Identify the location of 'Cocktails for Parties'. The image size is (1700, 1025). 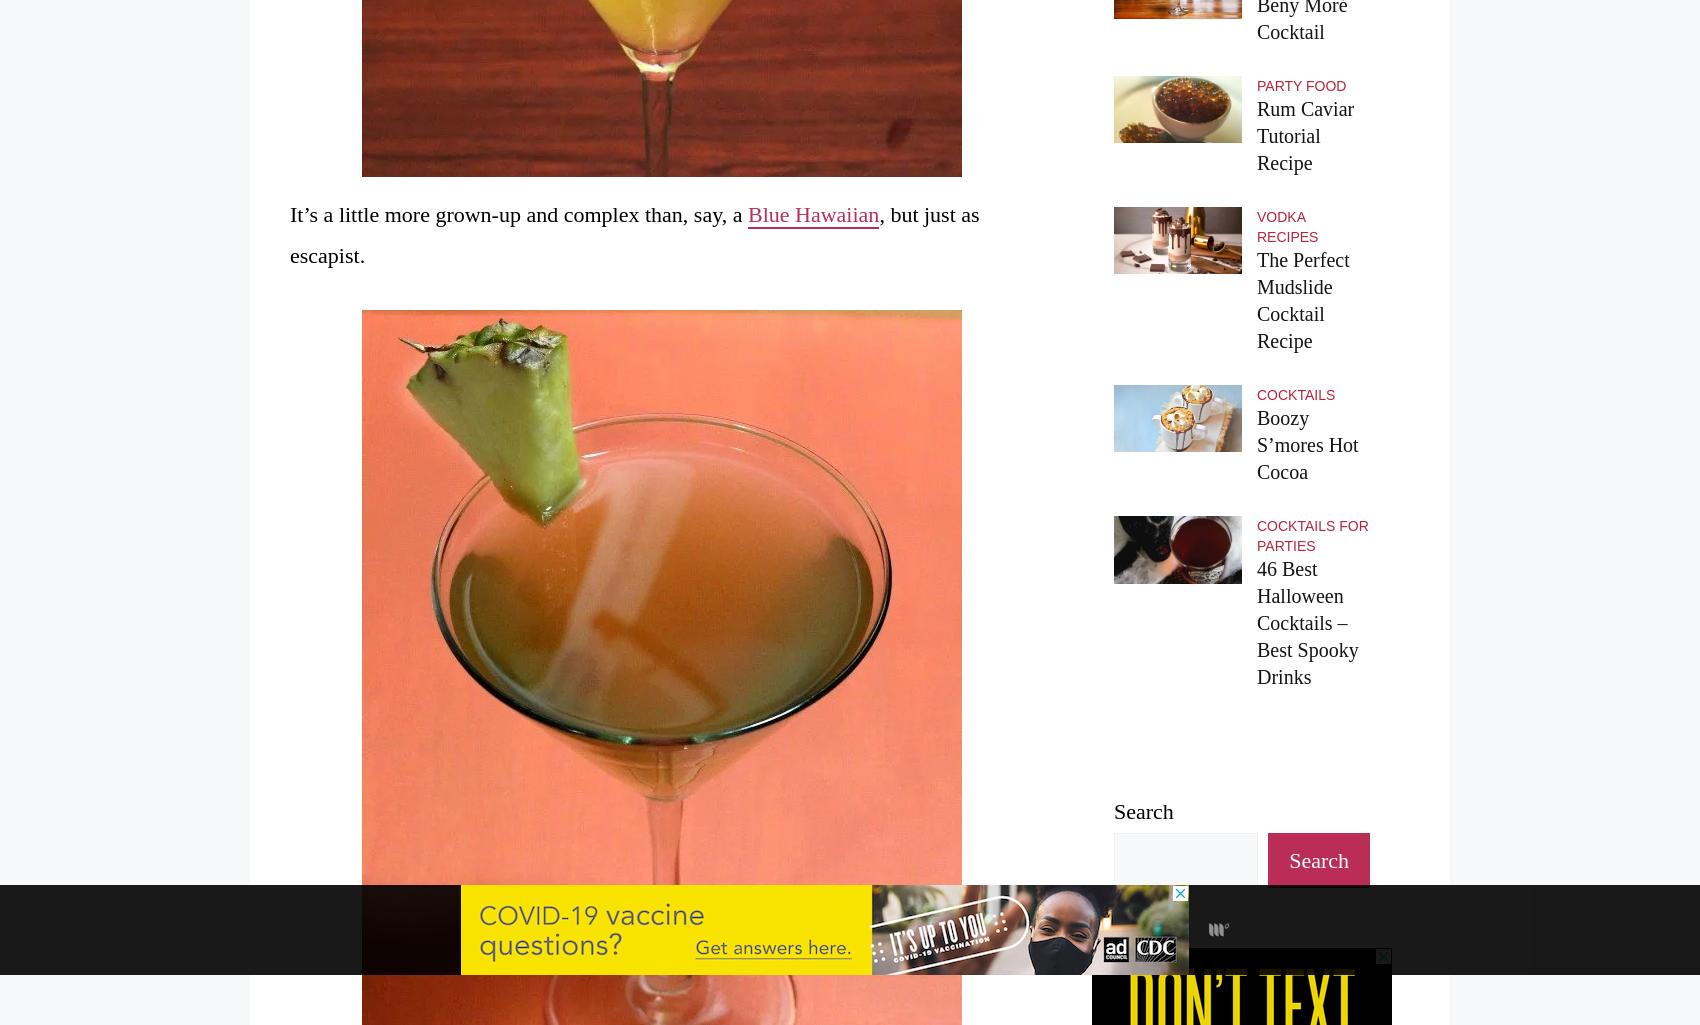
(1312, 534).